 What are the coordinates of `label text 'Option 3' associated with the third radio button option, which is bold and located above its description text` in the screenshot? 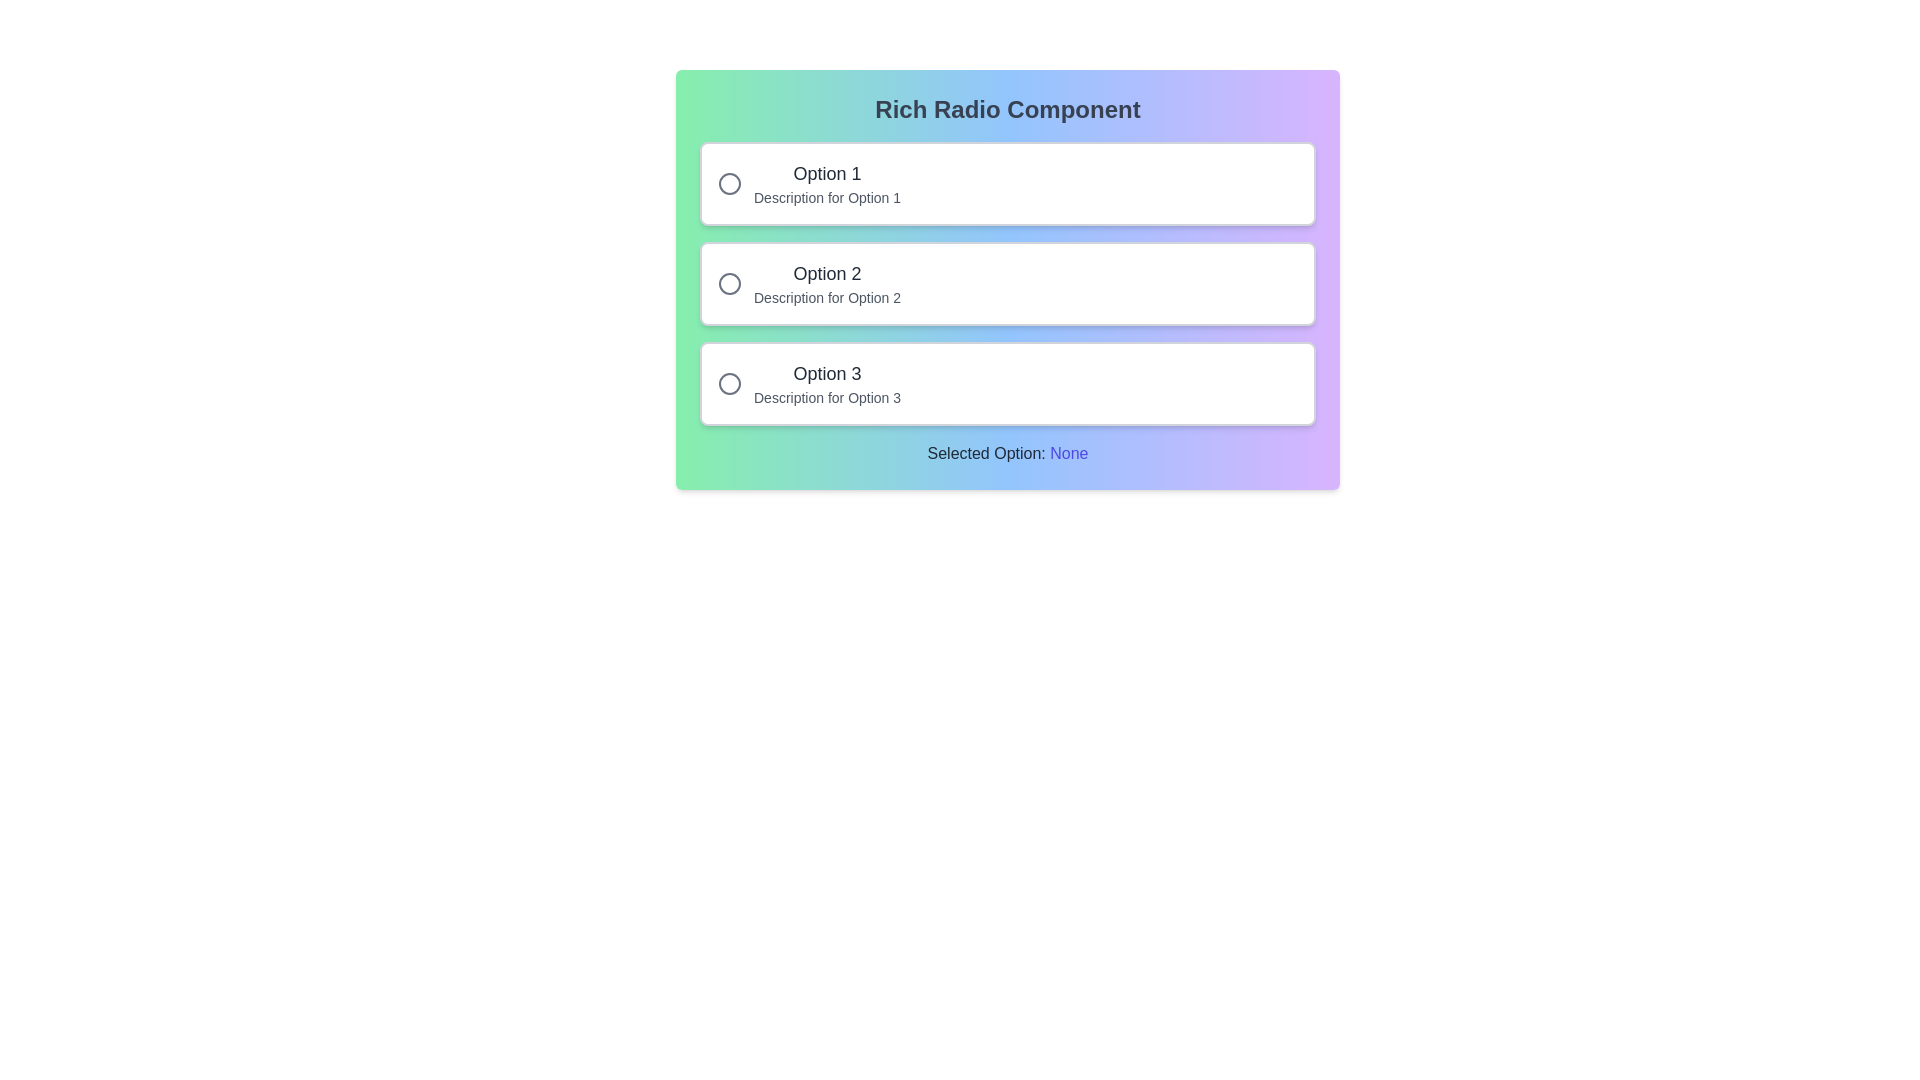 It's located at (827, 374).